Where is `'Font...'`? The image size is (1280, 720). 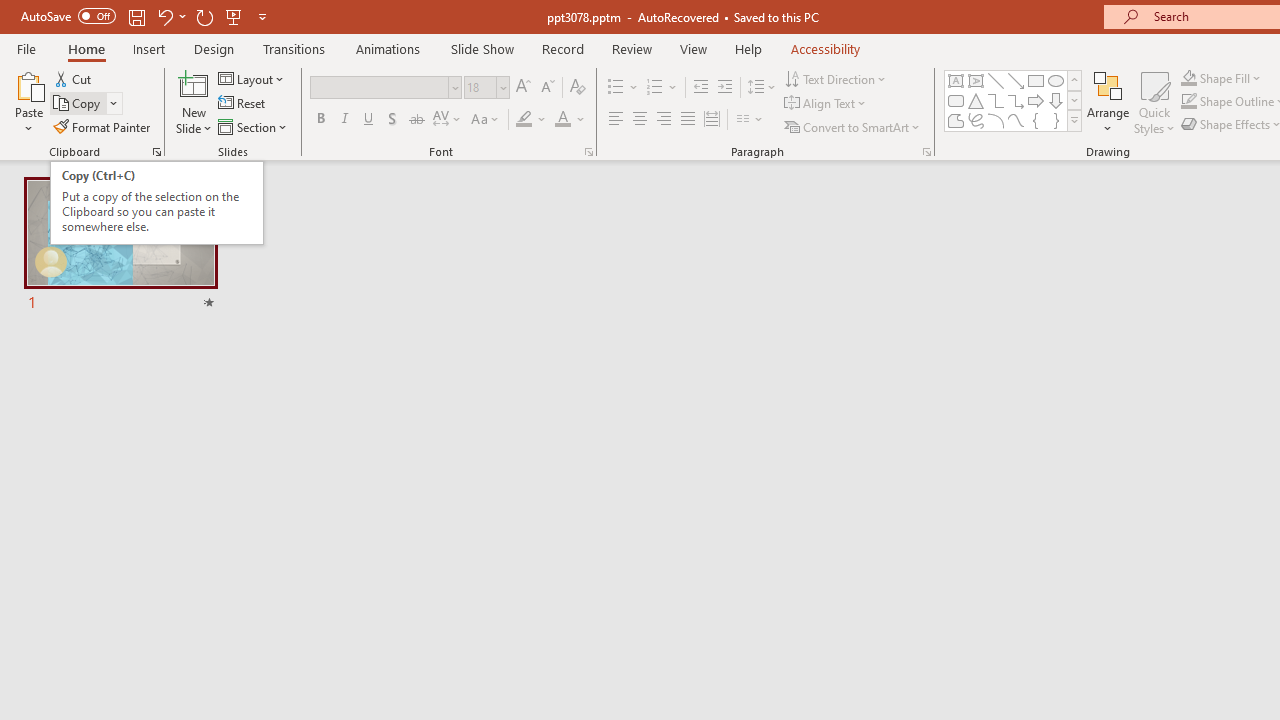
'Font...' is located at coordinates (587, 150).